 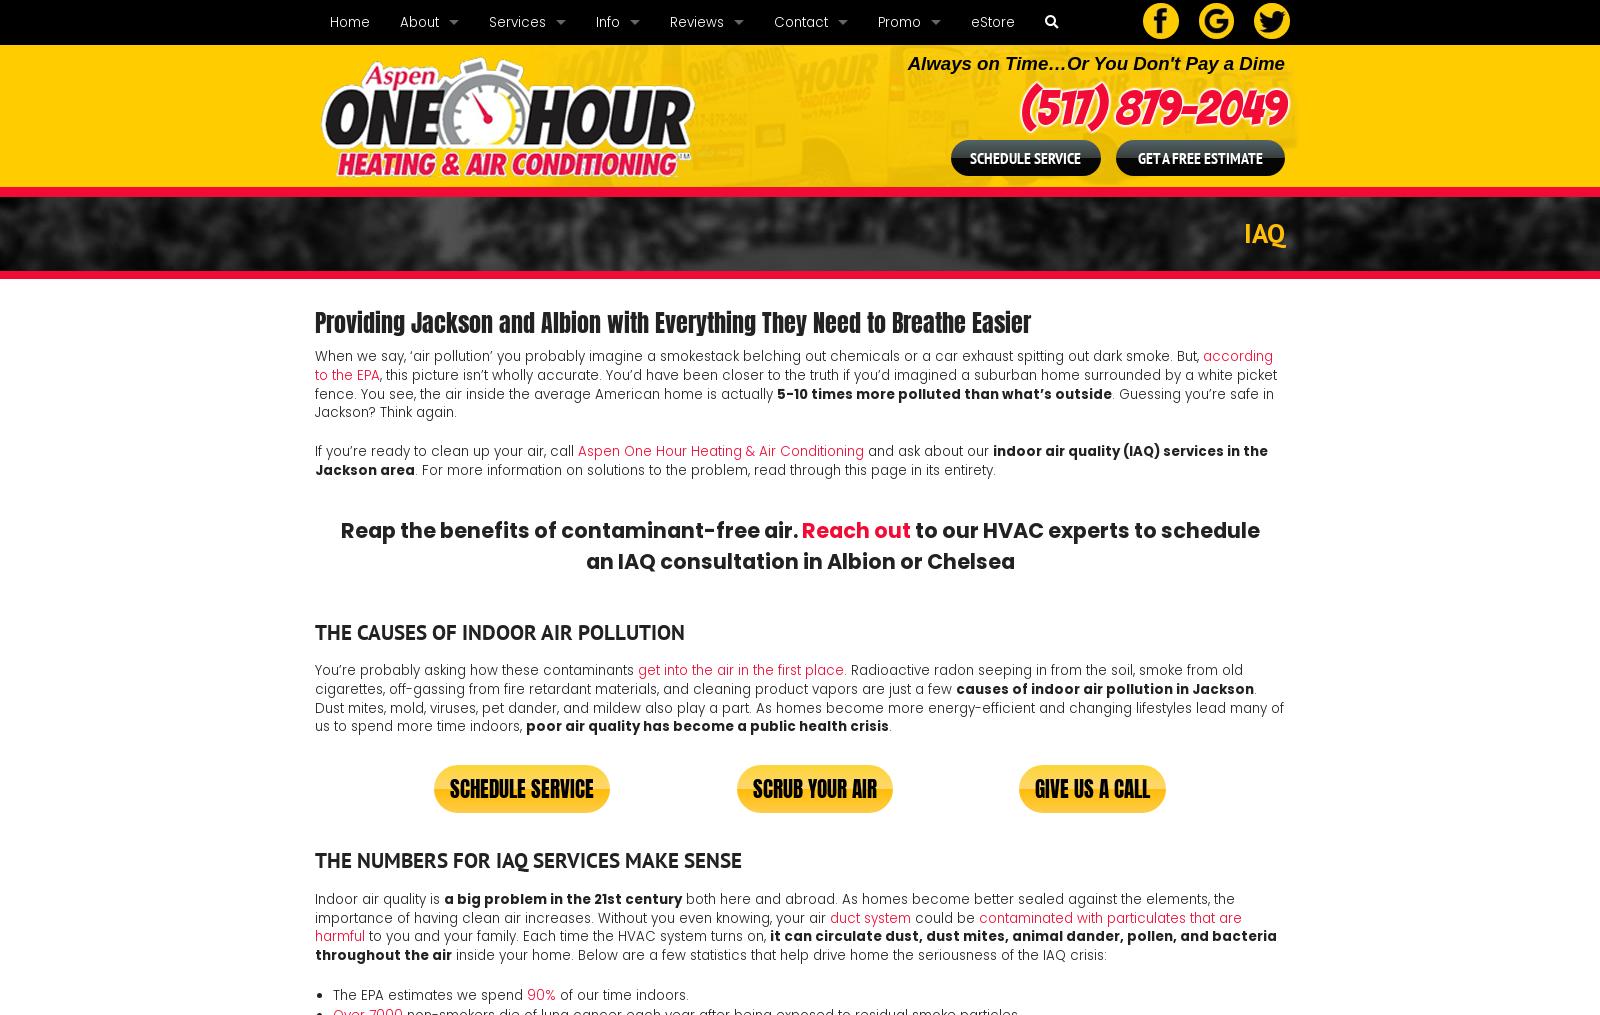 What do you see at coordinates (445, 449) in the screenshot?
I see `'If you’re ready to clean up your air, call'` at bounding box center [445, 449].